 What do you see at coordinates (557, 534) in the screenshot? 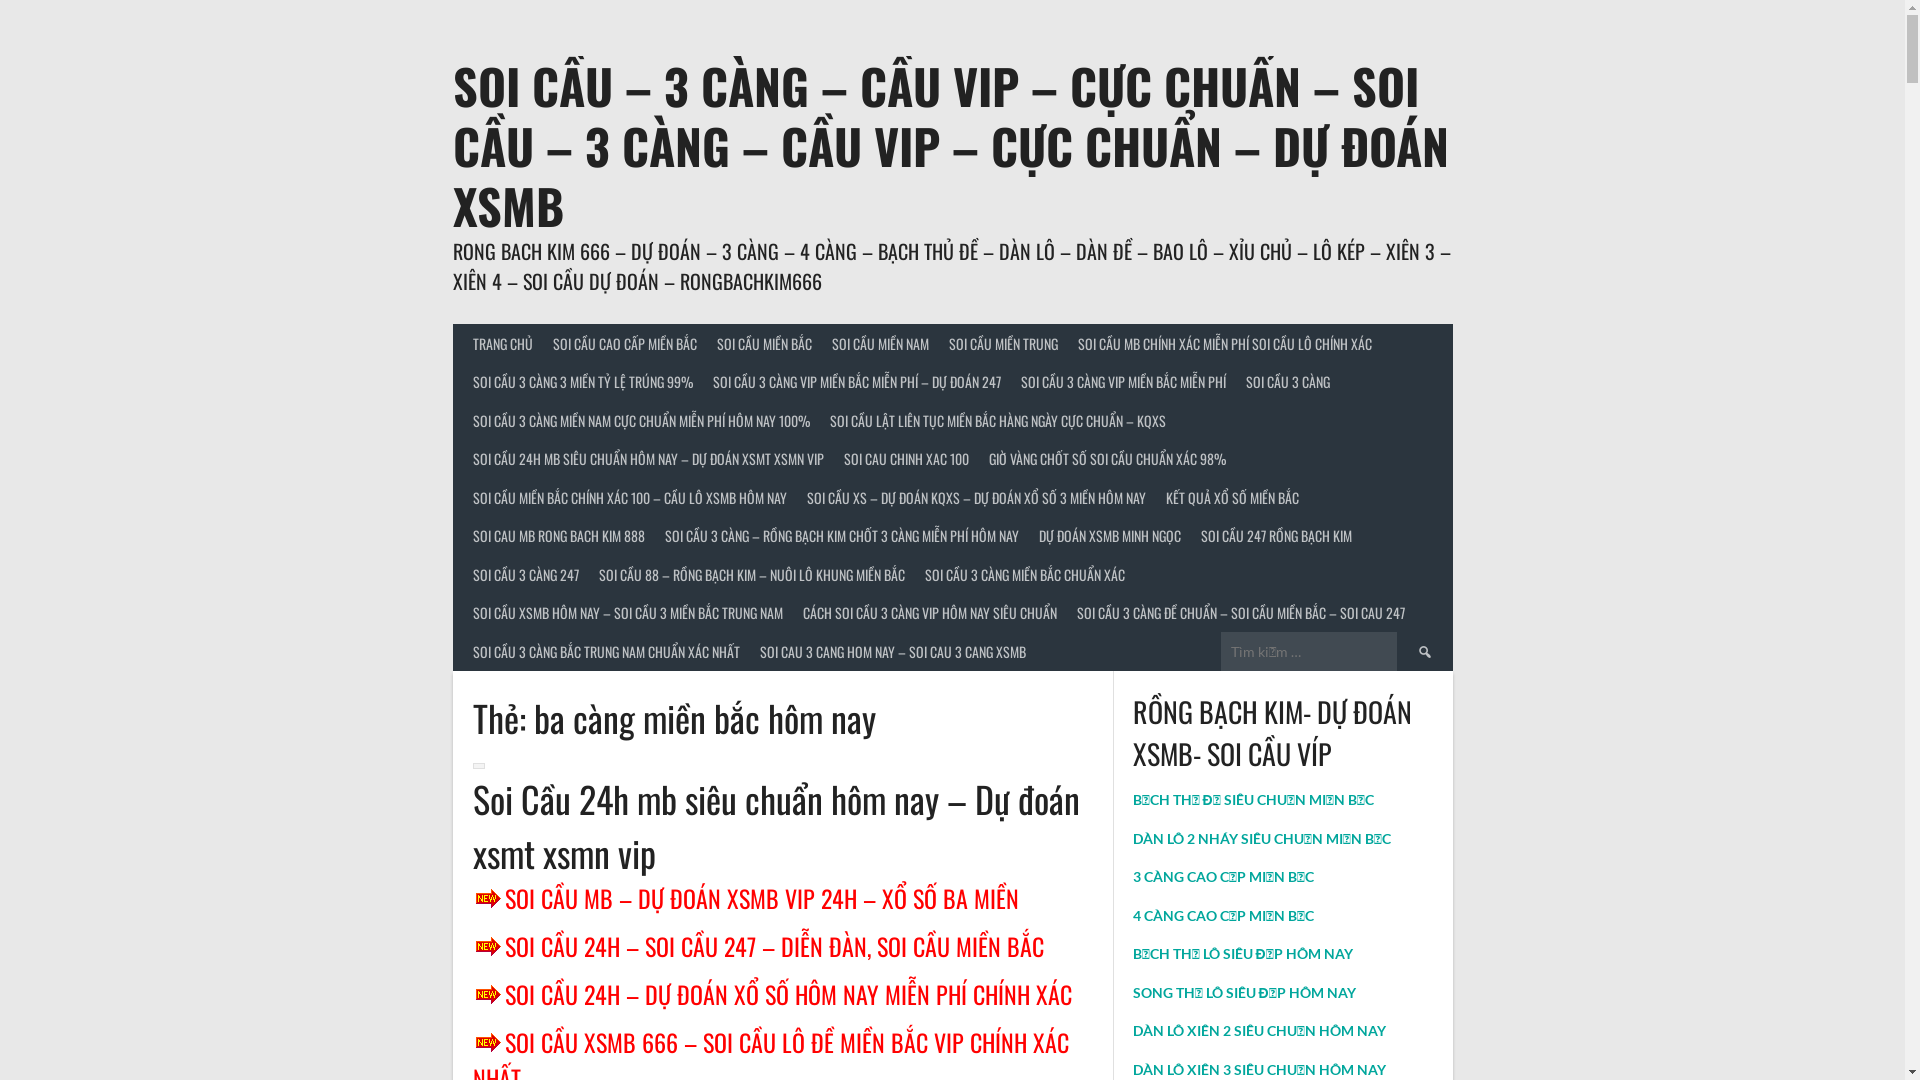
I see `'SOI CAU MB RONG BACH KIM 888'` at bounding box center [557, 534].